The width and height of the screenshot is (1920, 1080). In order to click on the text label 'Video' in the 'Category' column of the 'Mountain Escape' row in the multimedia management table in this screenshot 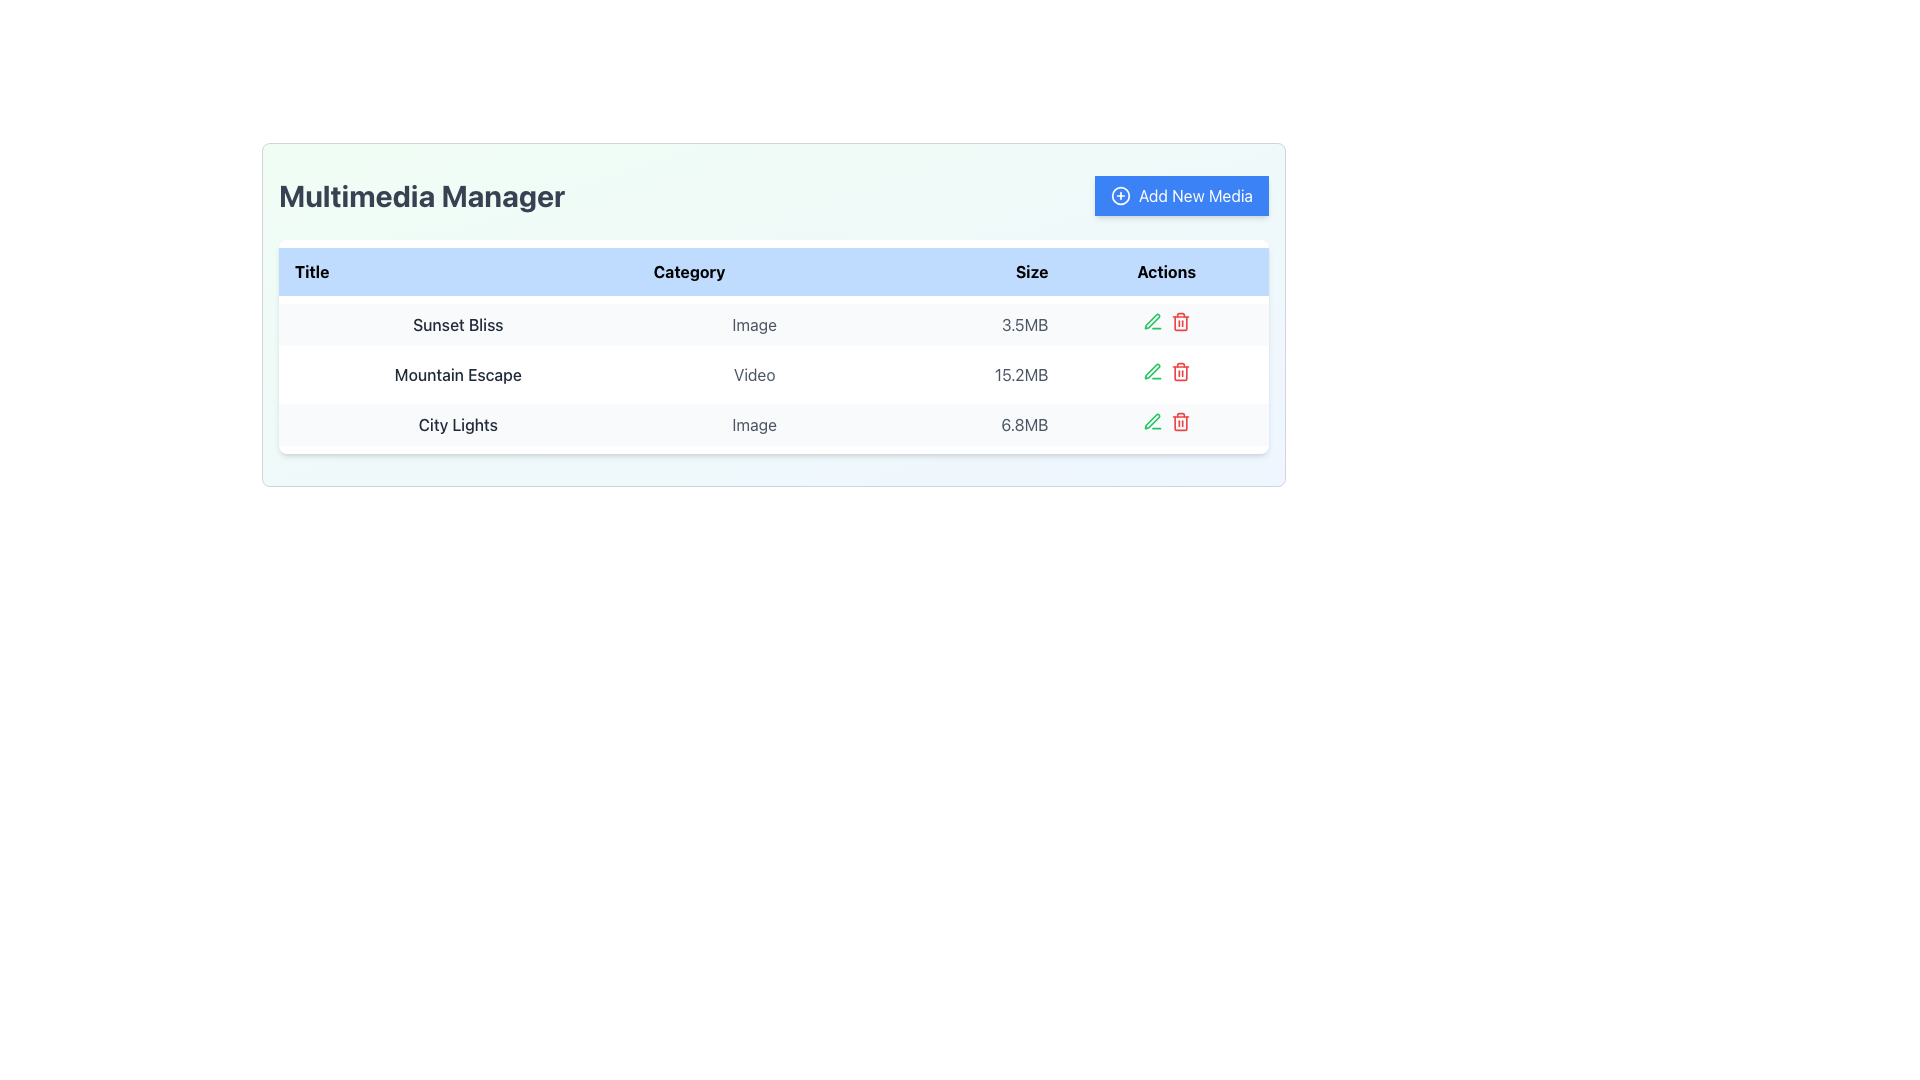, I will do `click(753, 374)`.